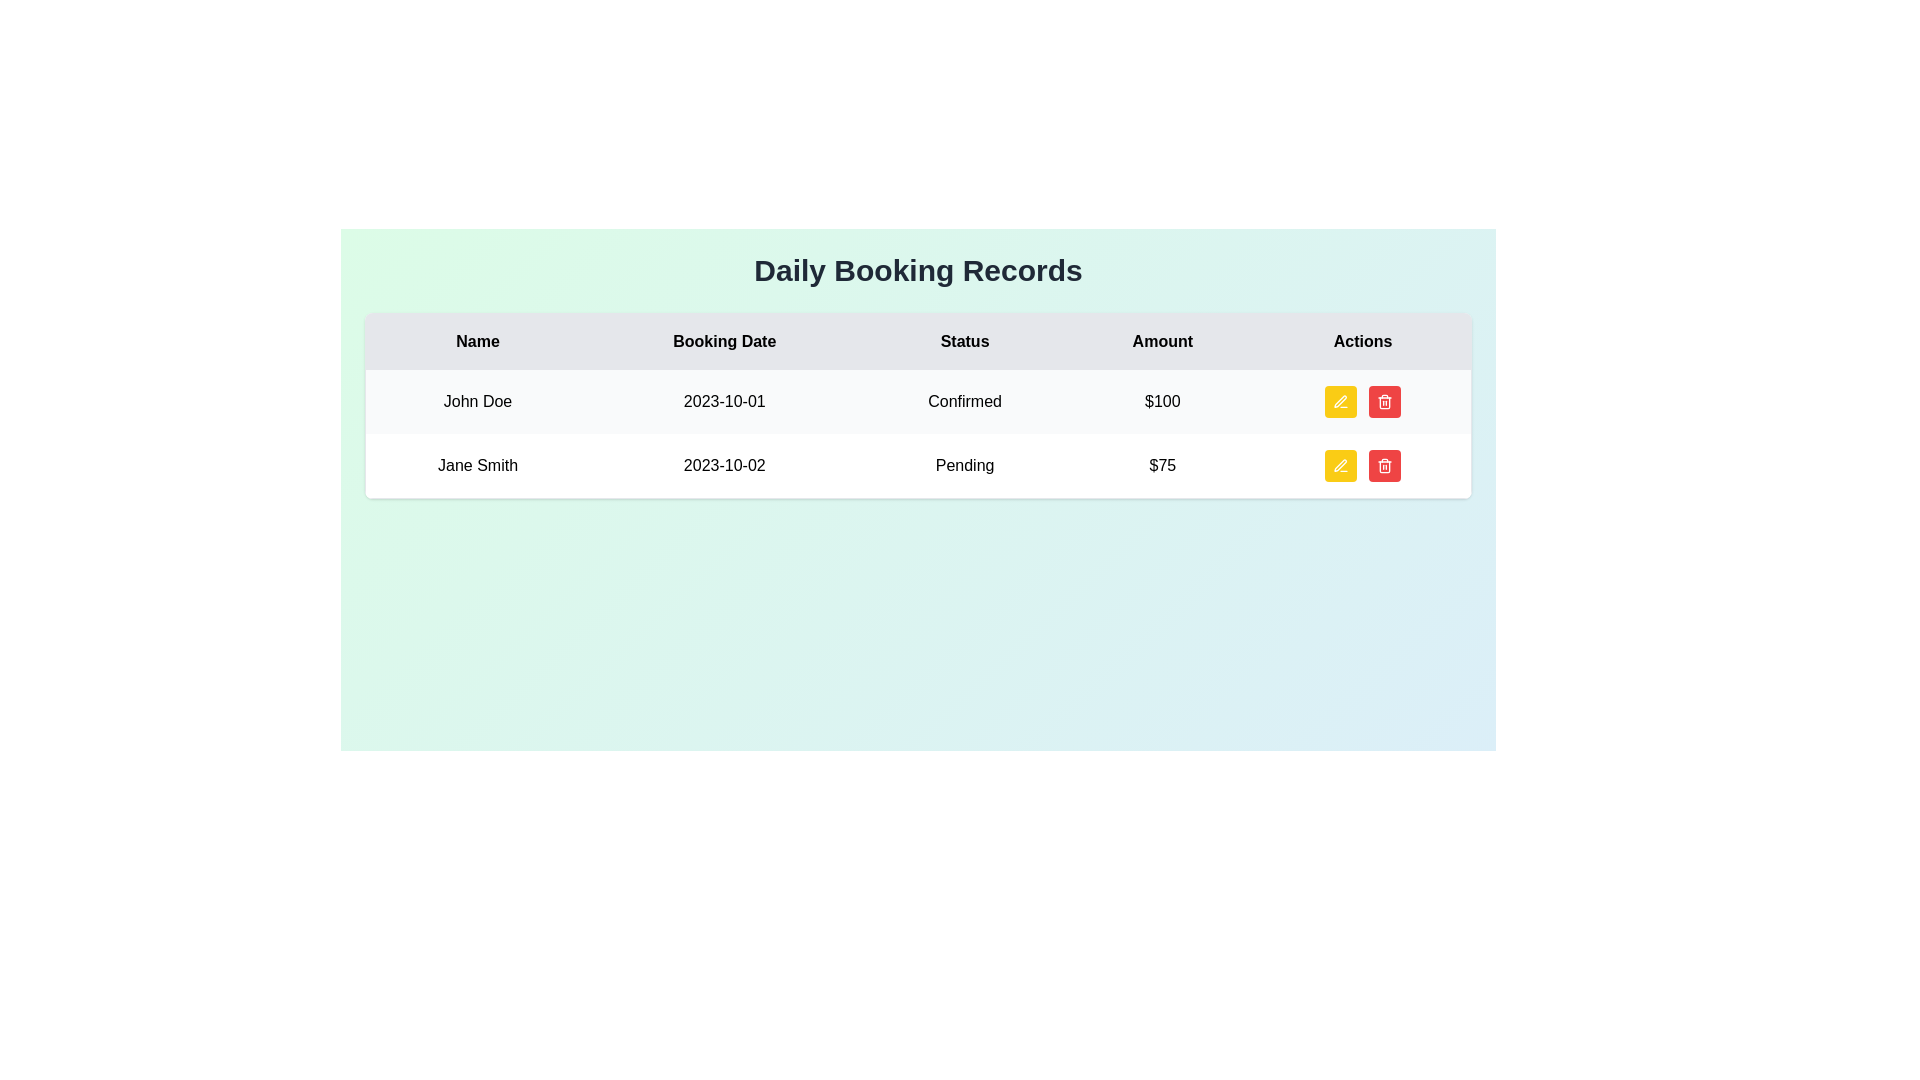  What do you see at coordinates (476, 401) in the screenshot?
I see `the text label displaying 'John Doe', which is located in the first column of the first data row under the 'Name' header in the 'Daily Booking Records' table` at bounding box center [476, 401].